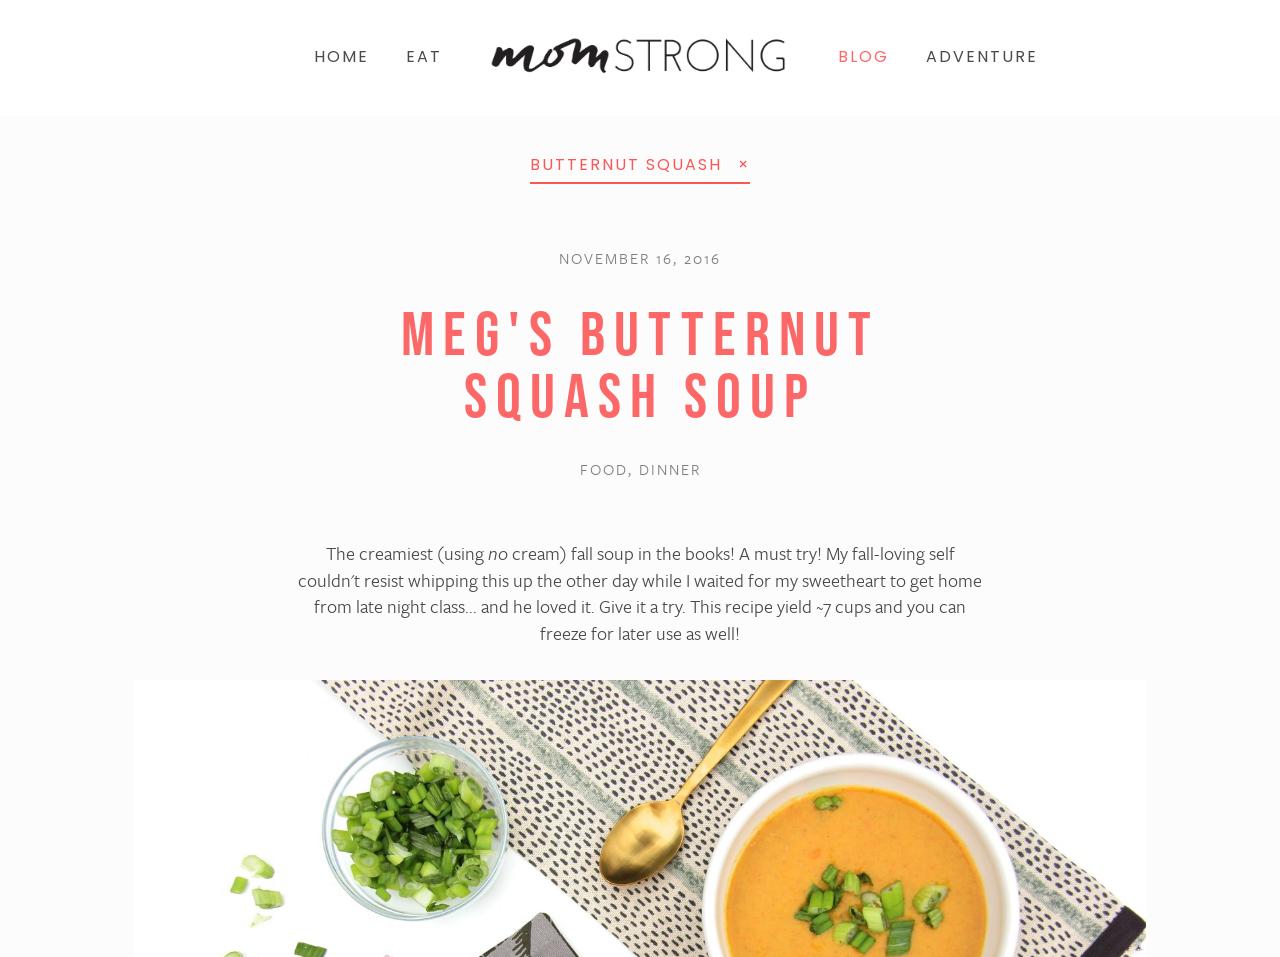 This screenshot has width=1280, height=957. What do you see at coordinates (497, 551) in the screenshot?
I see `'no'` at bounding box center [497, 551].